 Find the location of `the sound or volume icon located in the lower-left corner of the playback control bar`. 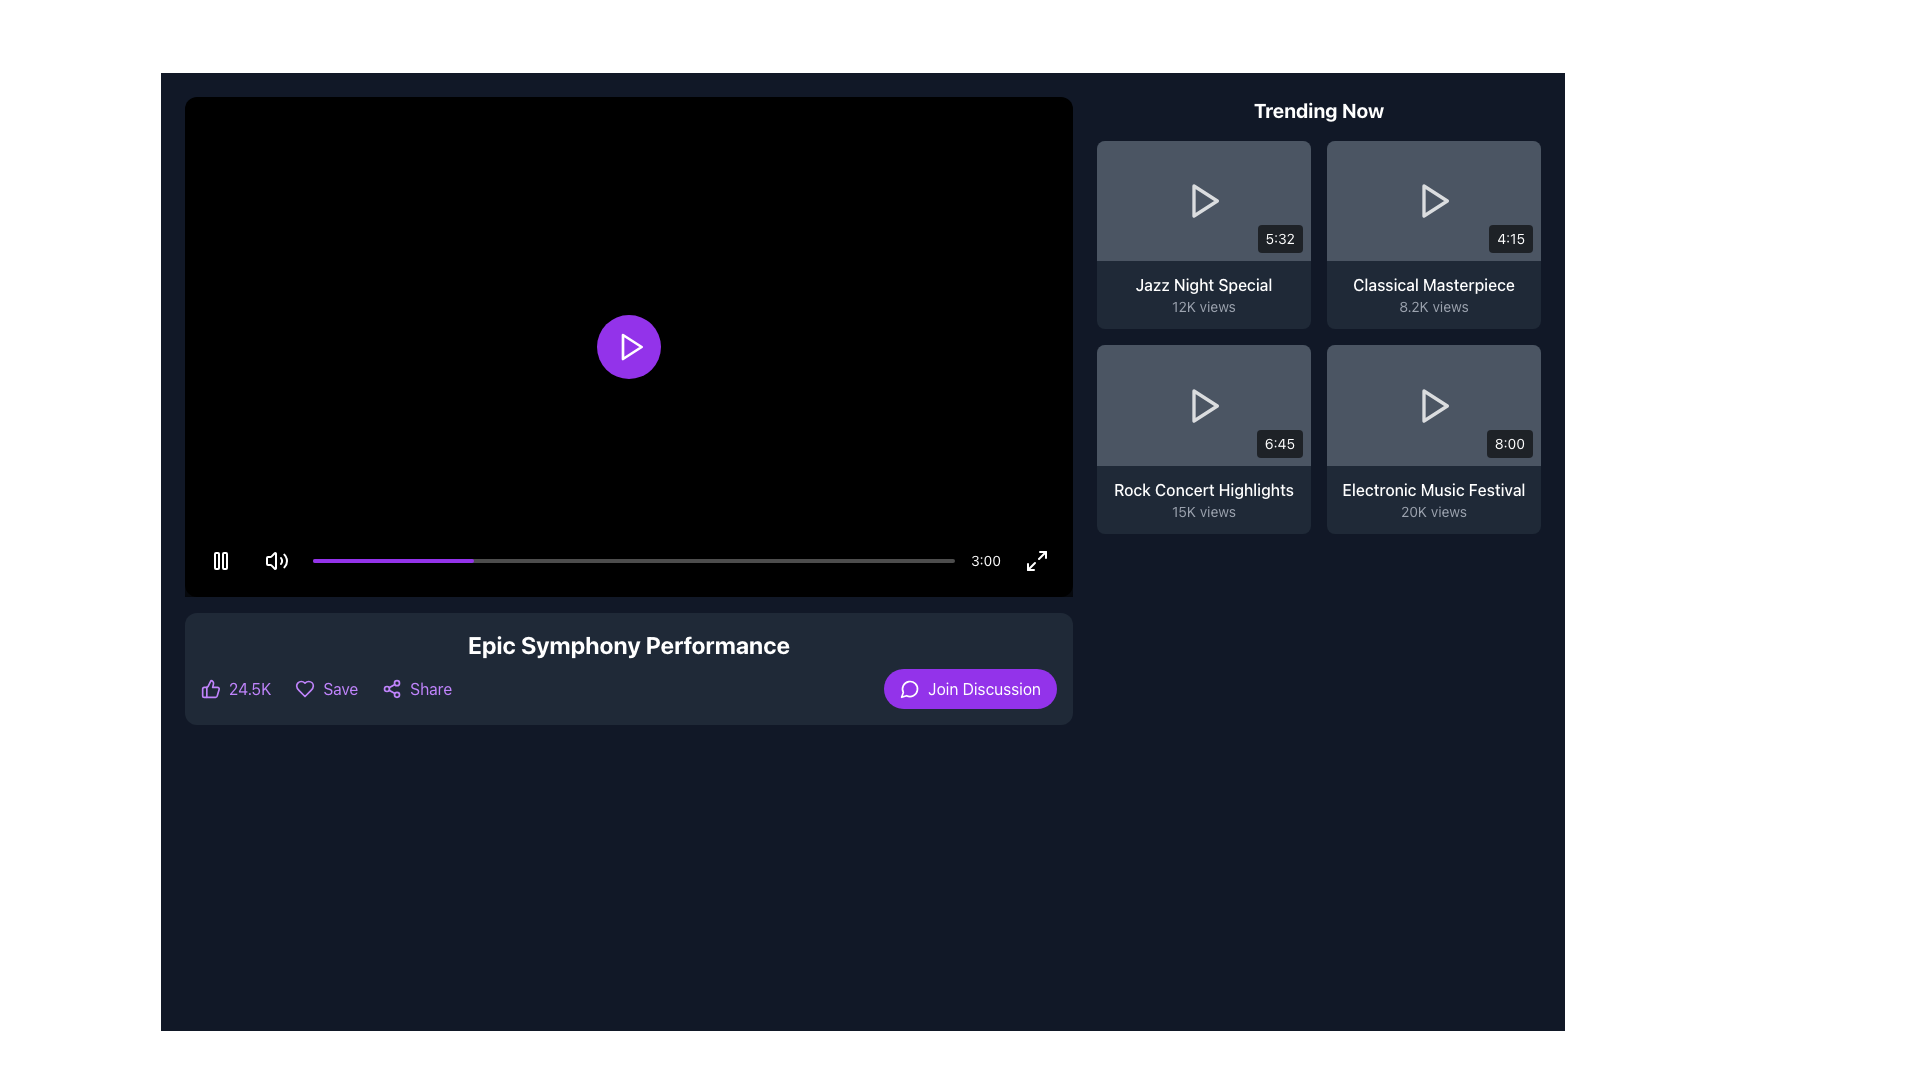

the sound or volume icon located in the lower-left corner of the playback control bar is located at coordinates (270, 560).